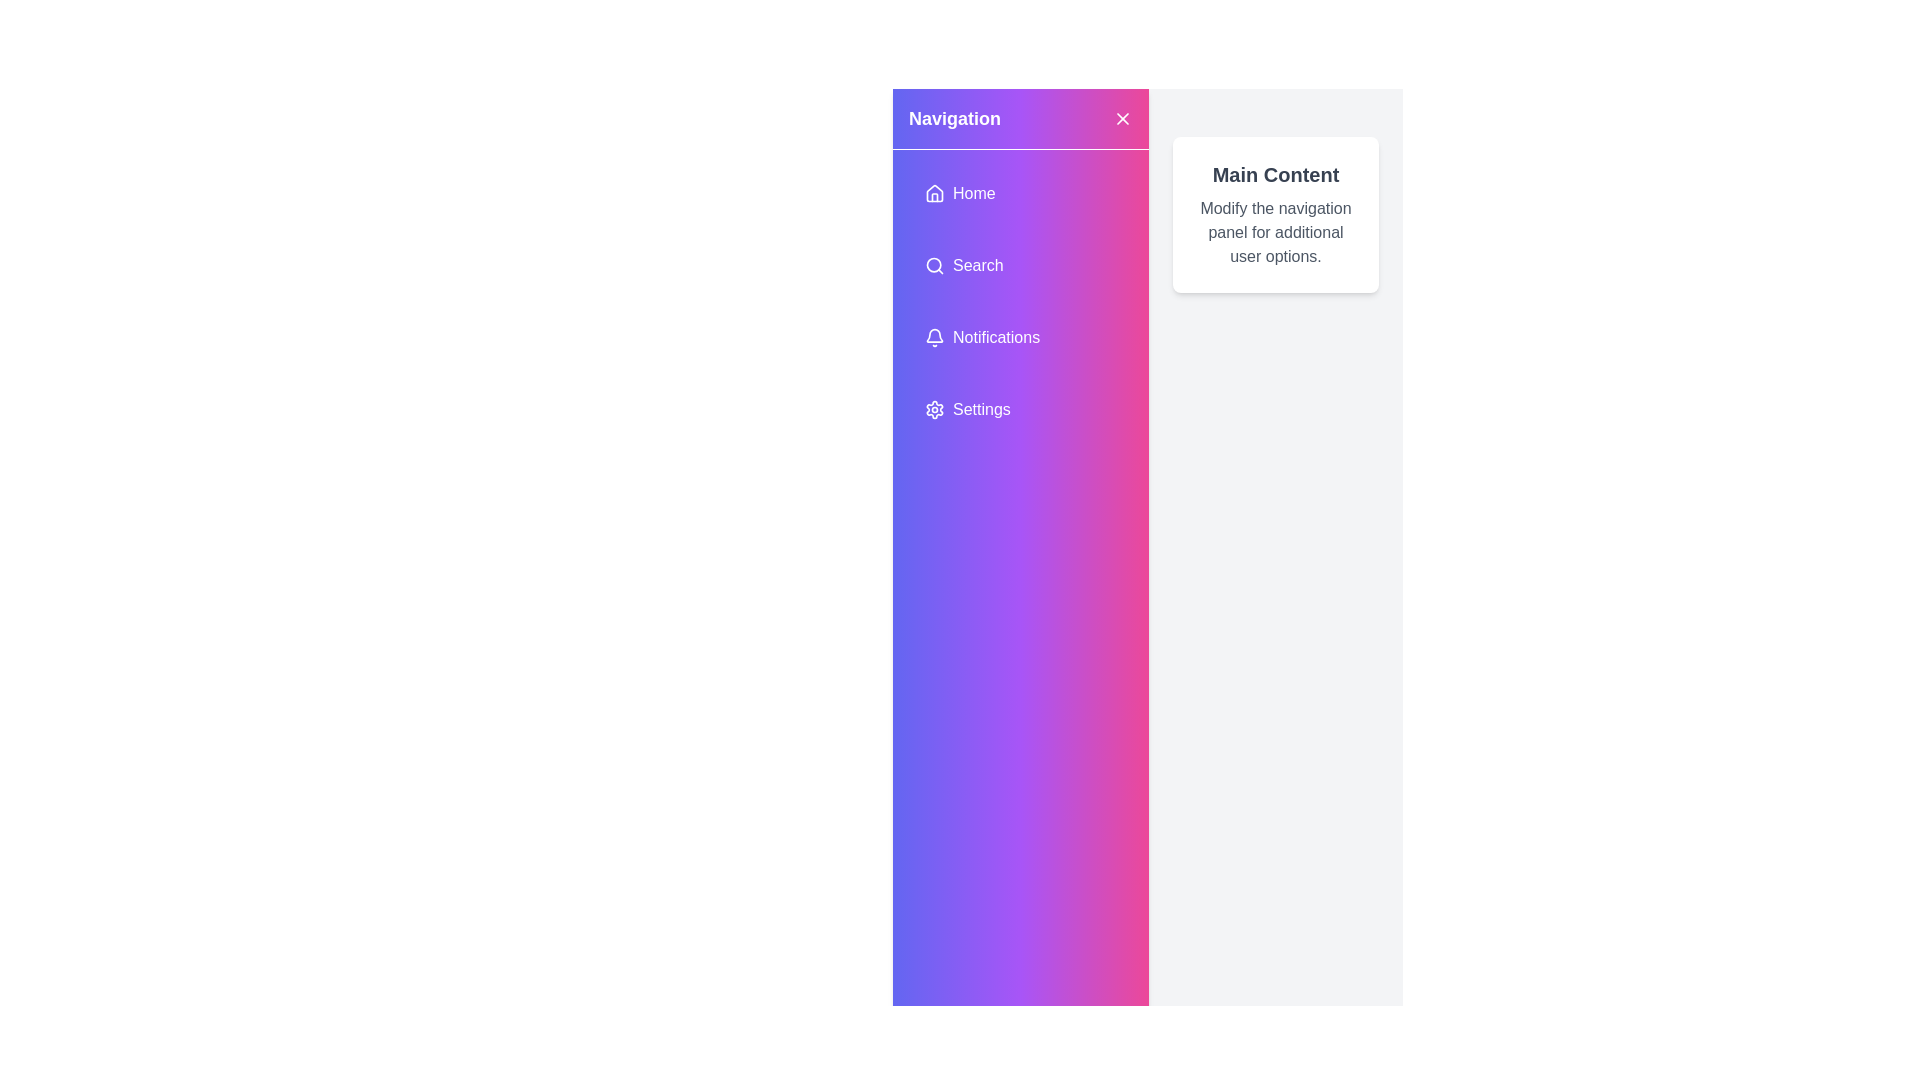 The width and height of the screenshot is (1920, 1080). I want to click on the bell-shaped notifications icon located in the left vertical navigation bar, so click(934, 334).